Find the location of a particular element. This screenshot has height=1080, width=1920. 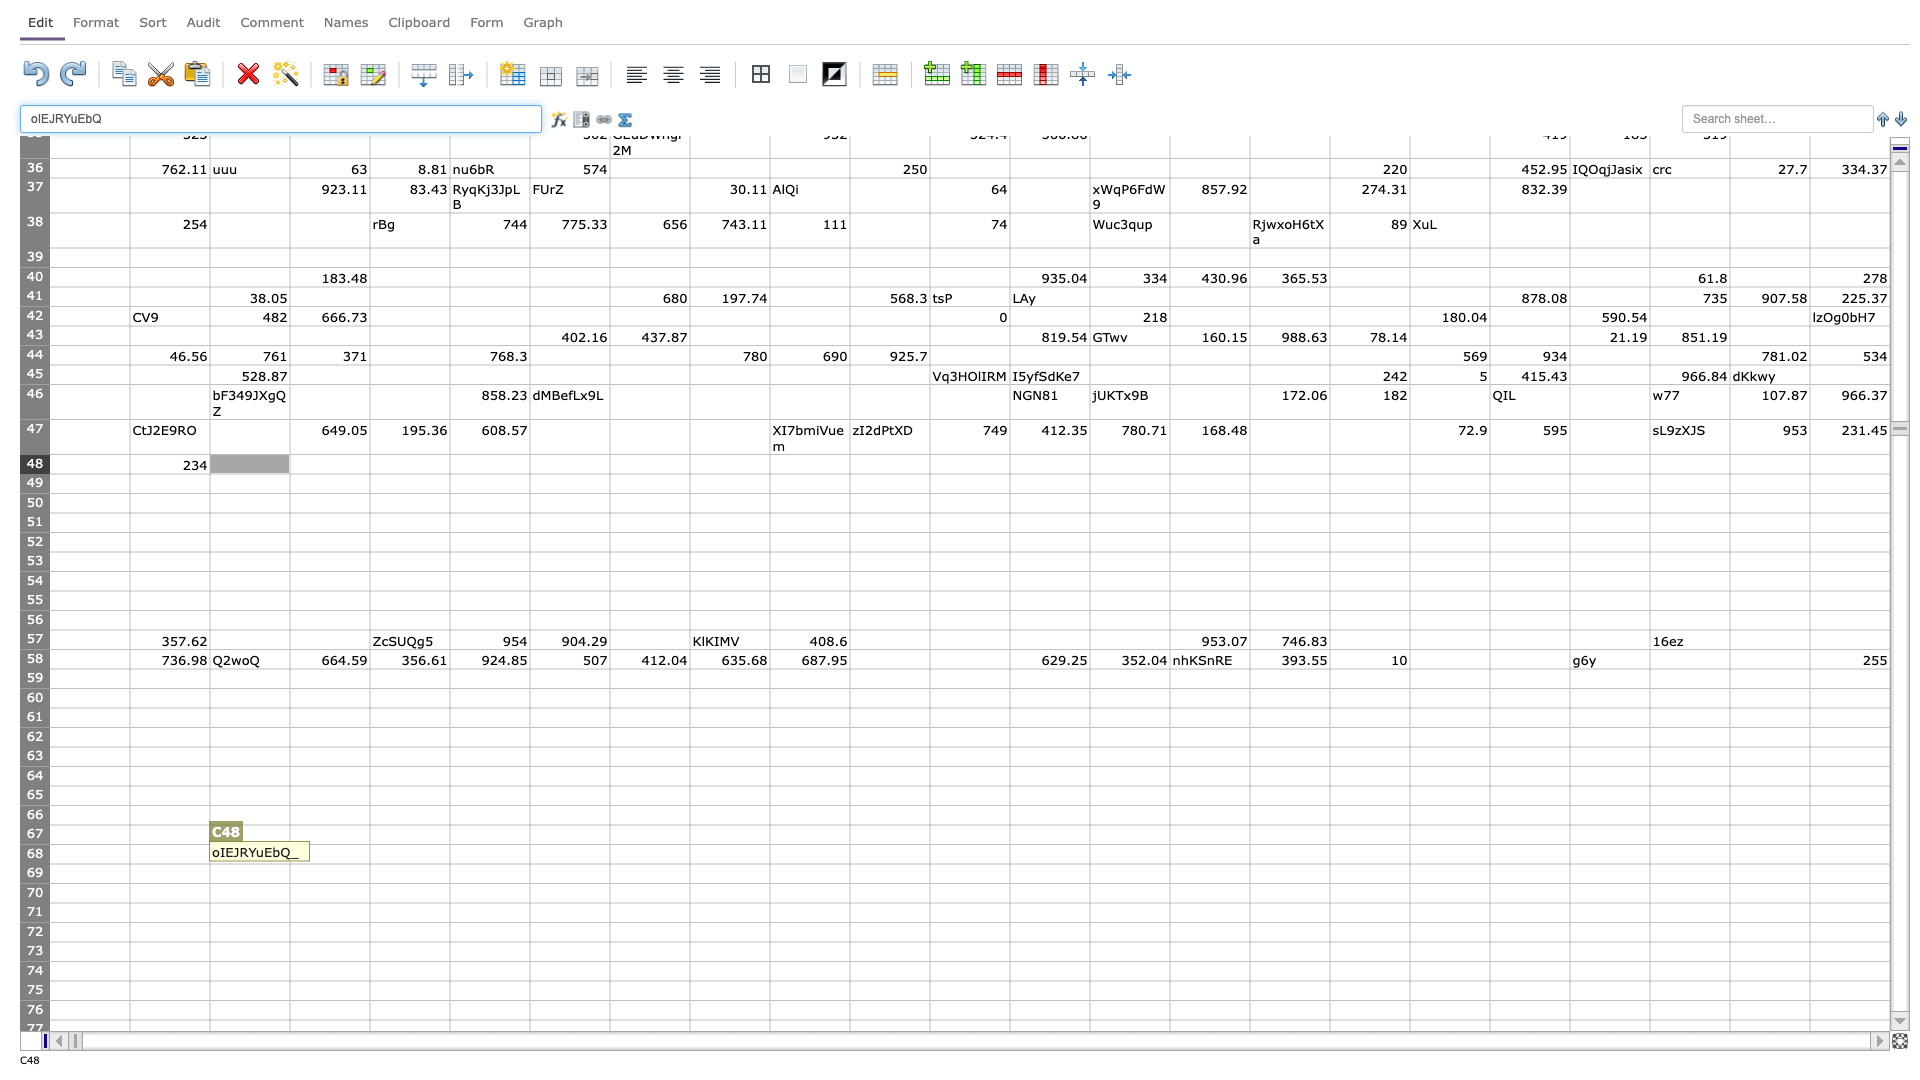

fill handle of E68 is located at coordinates (449, 863).